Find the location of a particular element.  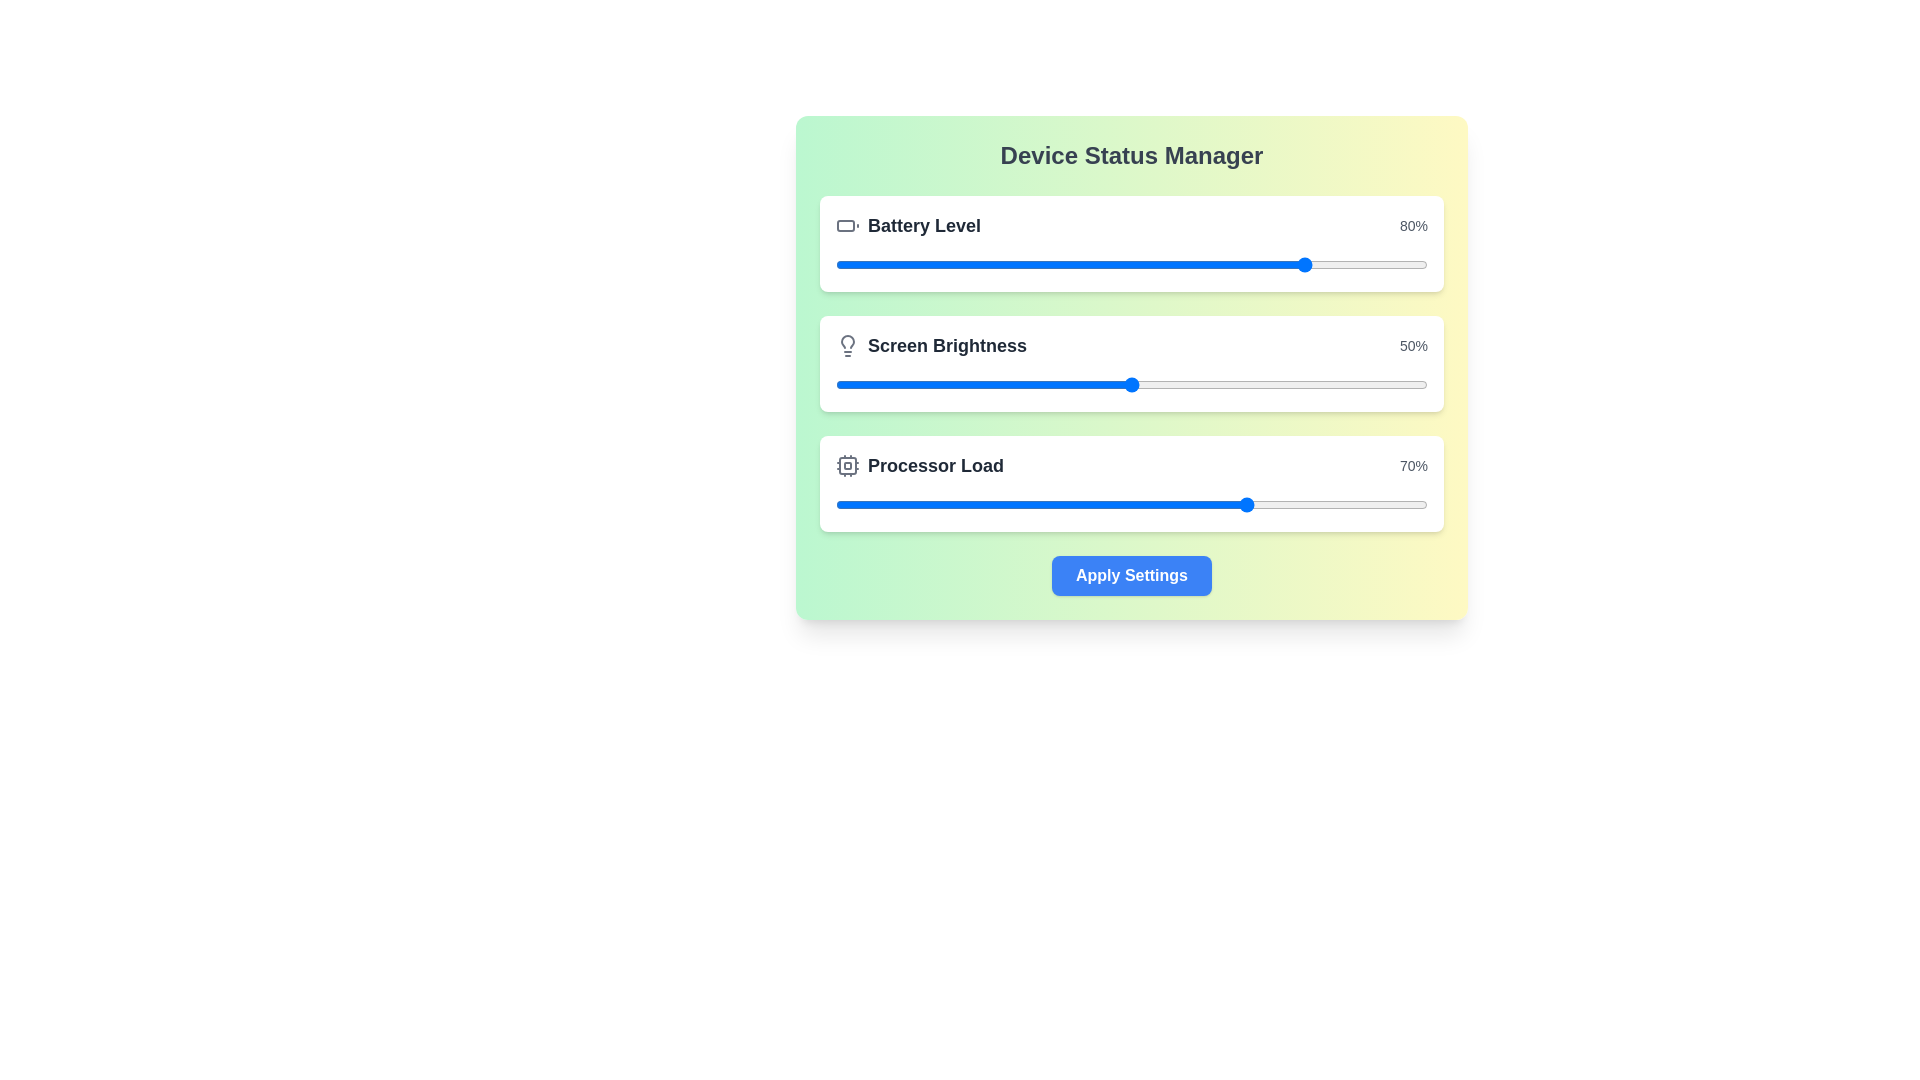

the battery level slider is located at coordinates (1065, 264).